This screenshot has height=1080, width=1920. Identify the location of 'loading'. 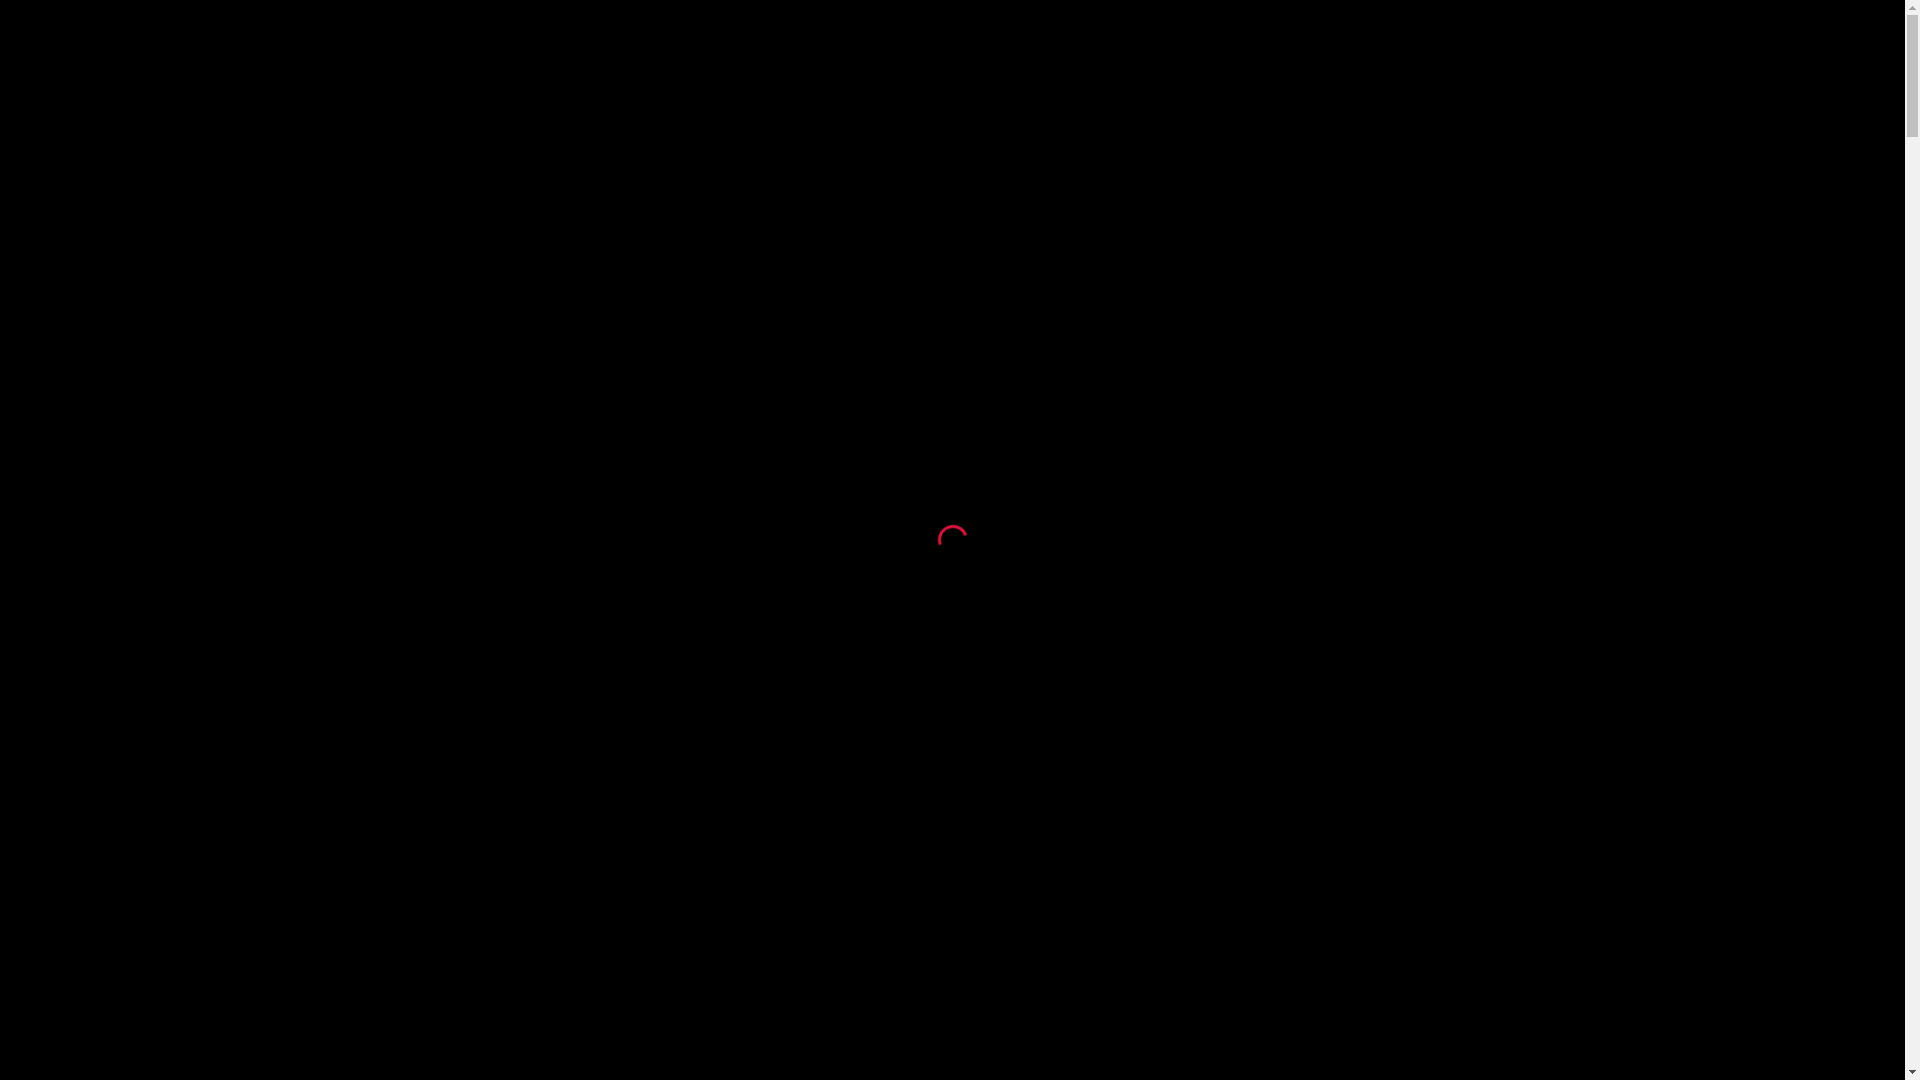
(947, 534).